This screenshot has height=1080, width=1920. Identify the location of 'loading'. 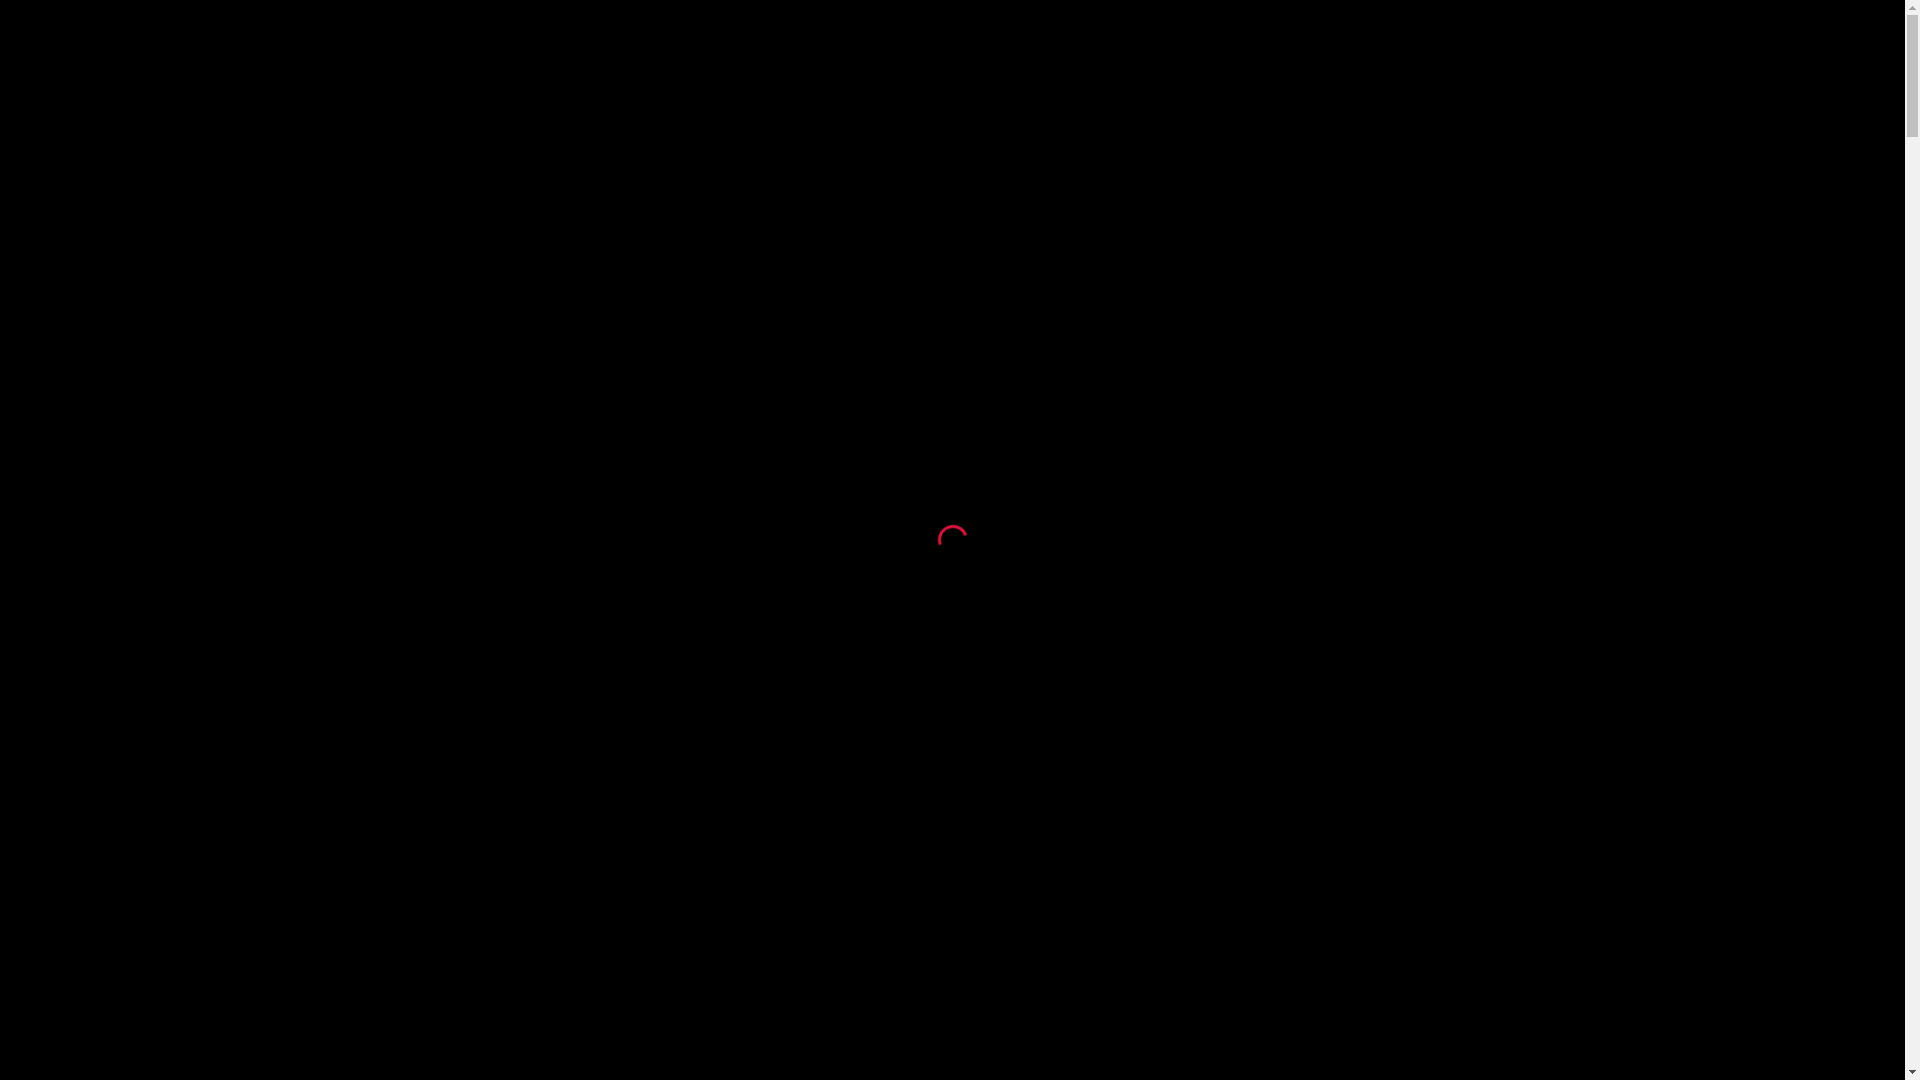
(947, 534).